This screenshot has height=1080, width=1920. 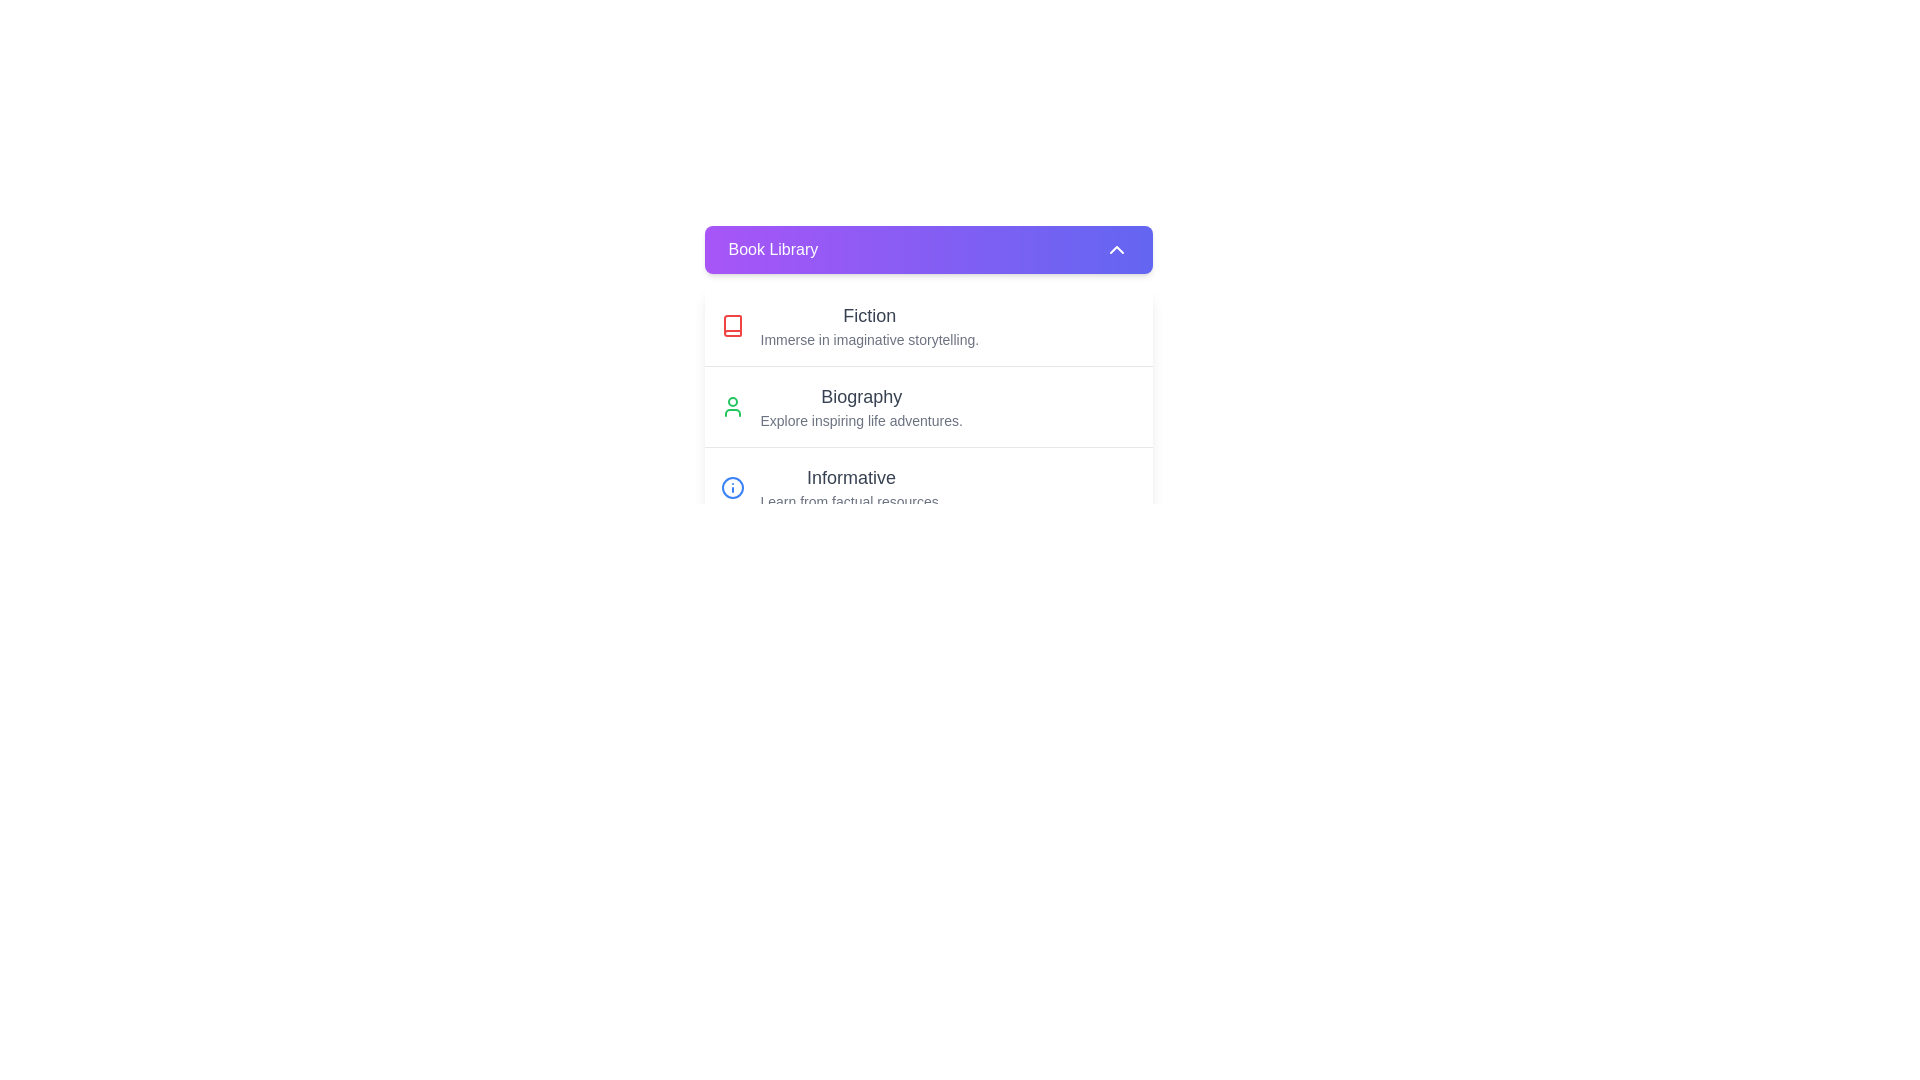 I want to click on the circular blue outlined information icon located to the left of the 'Informative' text in the 'Informative' section, so click(x=731, y=488).